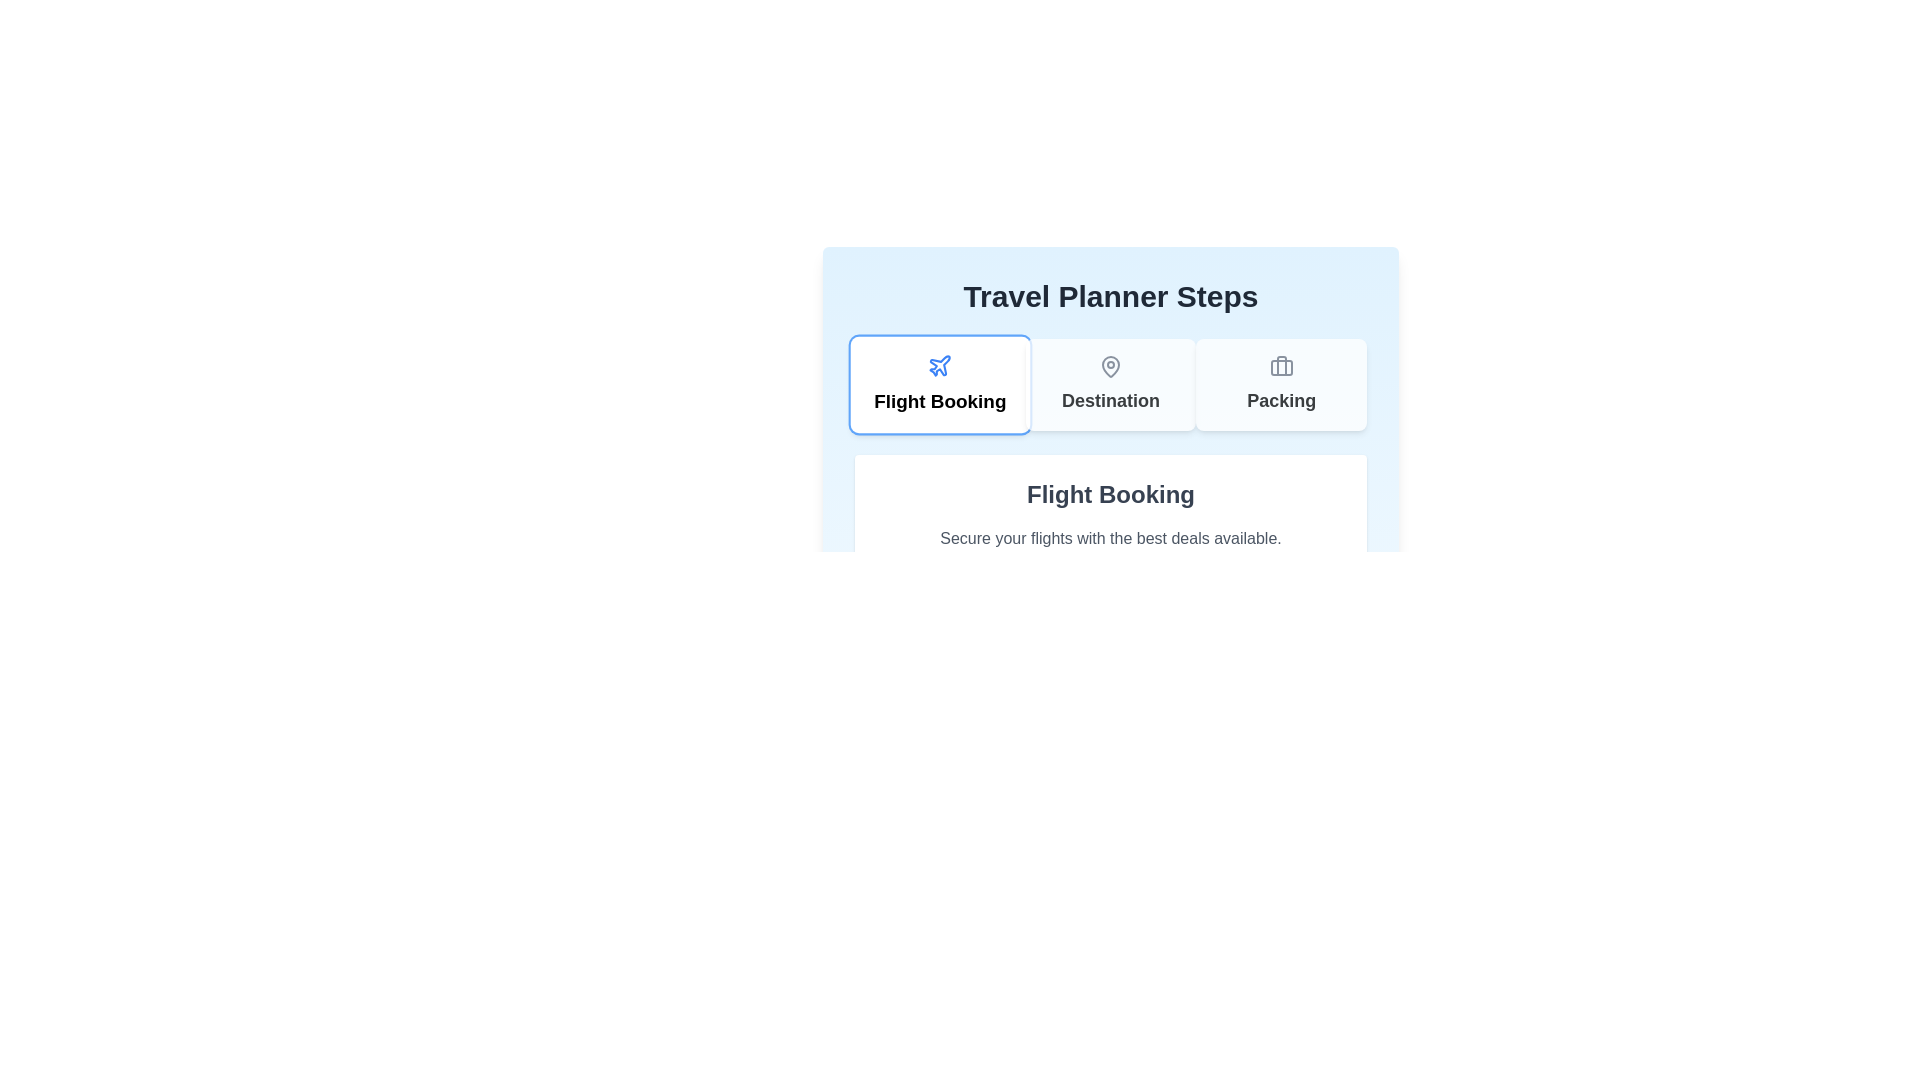 This screenshot has width=1920, height=1080. What do you see at coordinates (939, 401) in the screenshot?
I see `text label for the flight booking step, which is located below the airplane icon in the travel planner interface` at bounding box center [939, 401].